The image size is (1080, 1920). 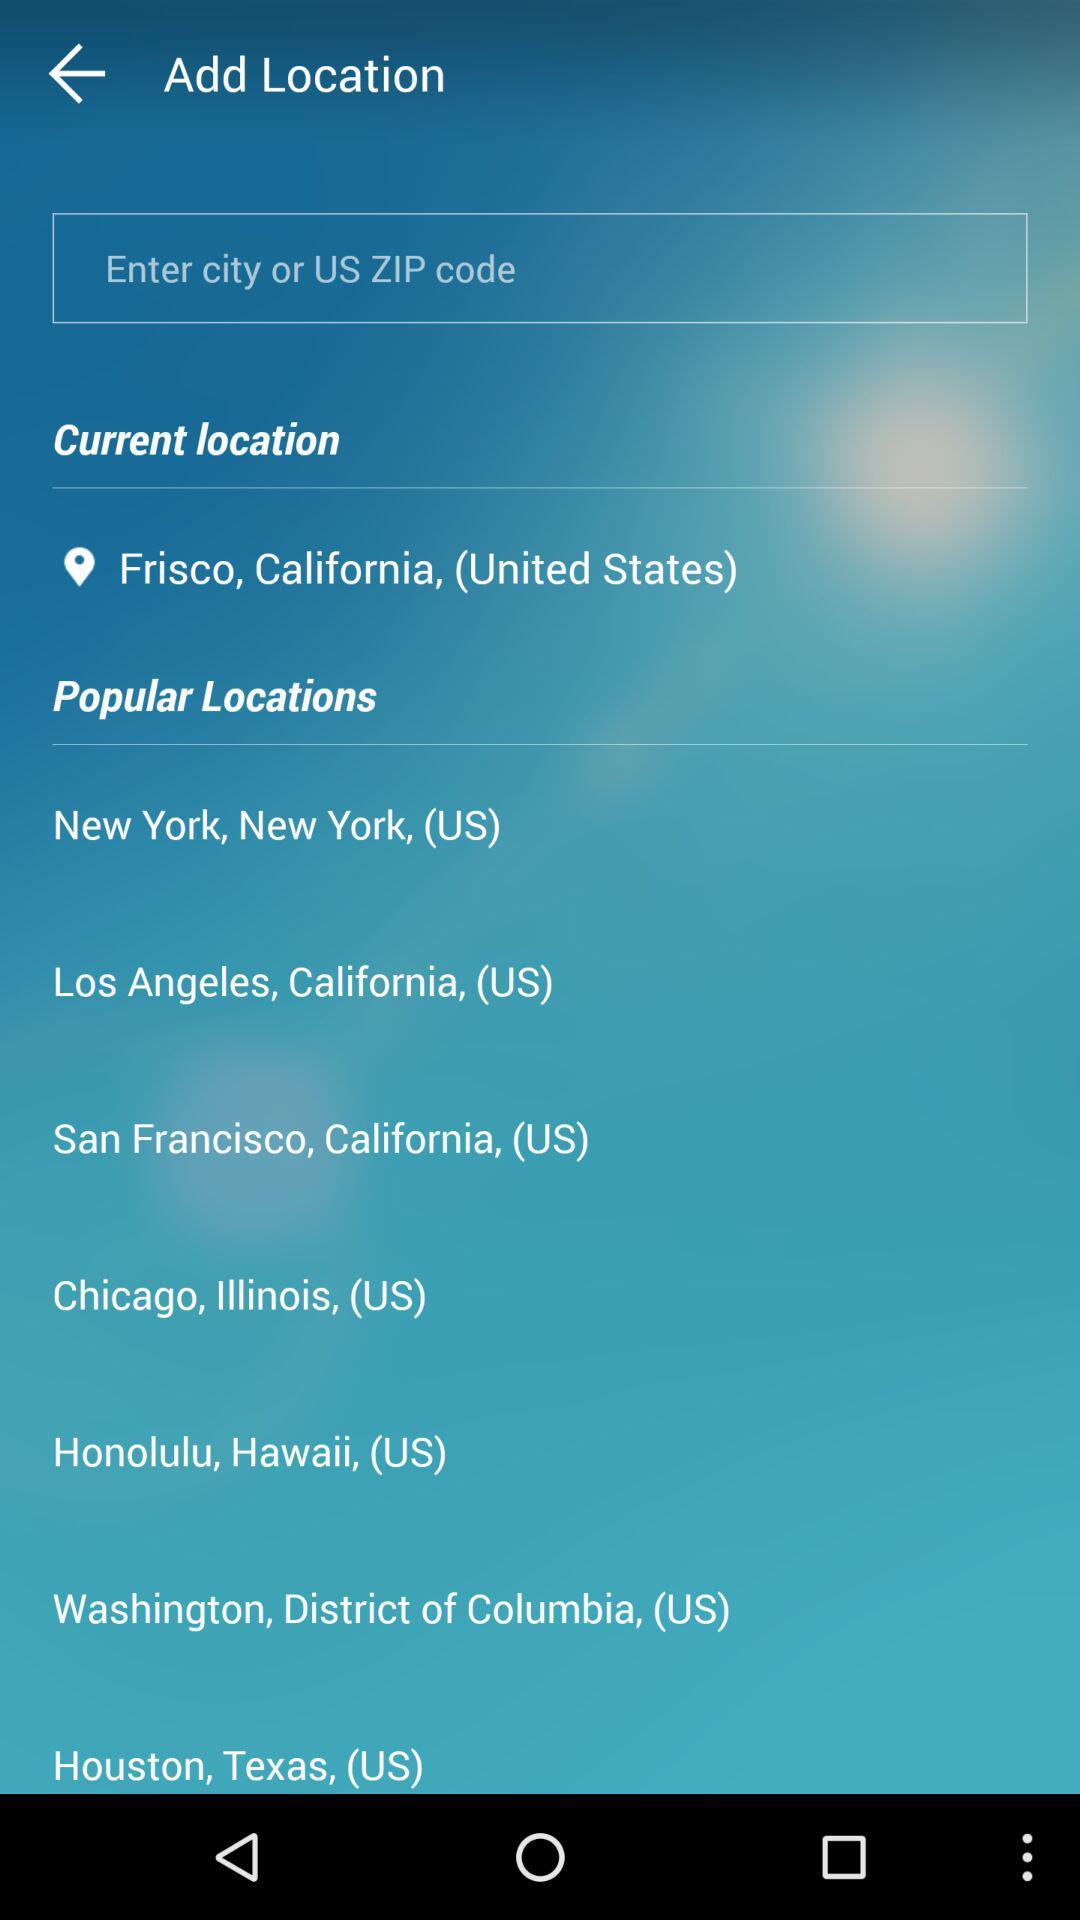 What do you see at coordinates (237, 1756) in the screenshot?
I see `the houston, texas, (us) item` at bounding box center [237, 1756].